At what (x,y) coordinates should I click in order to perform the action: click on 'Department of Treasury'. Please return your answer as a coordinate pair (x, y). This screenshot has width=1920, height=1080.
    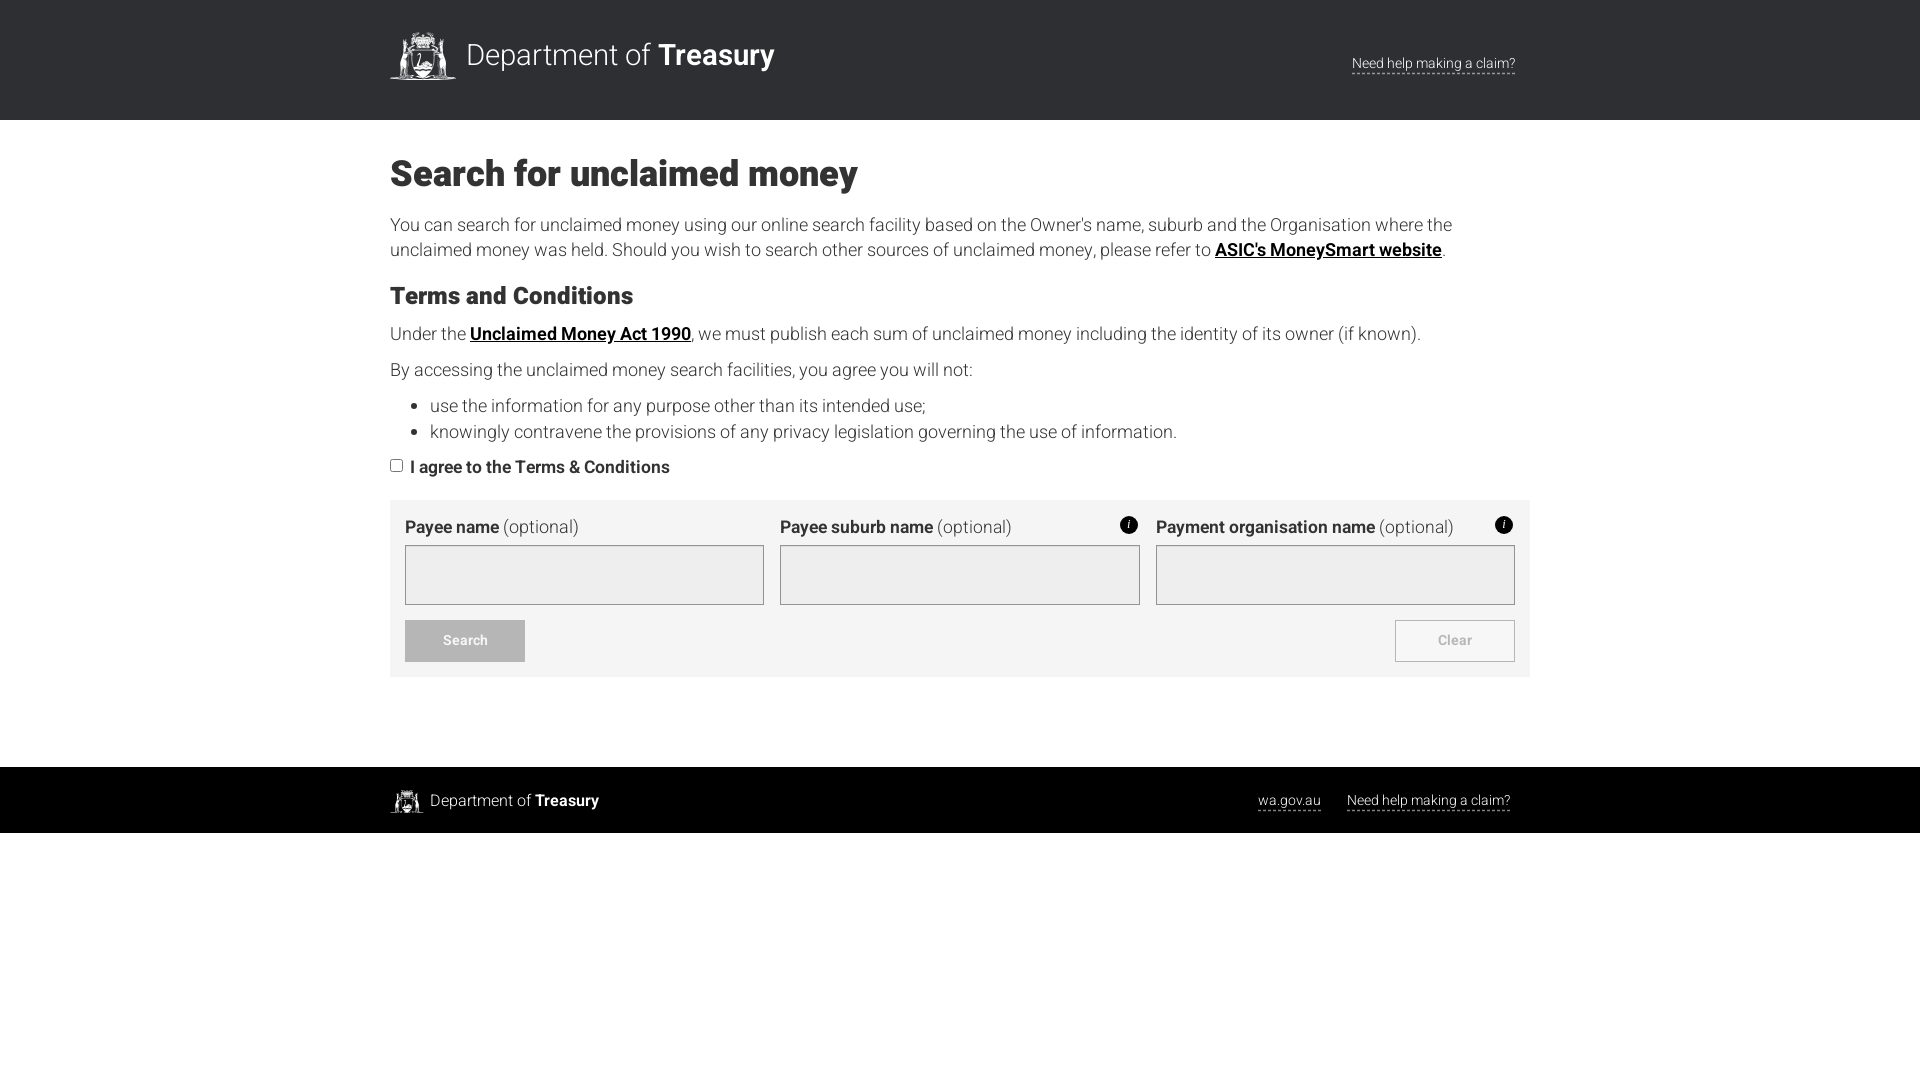
    Looking at the image, I should click on (586, 55).